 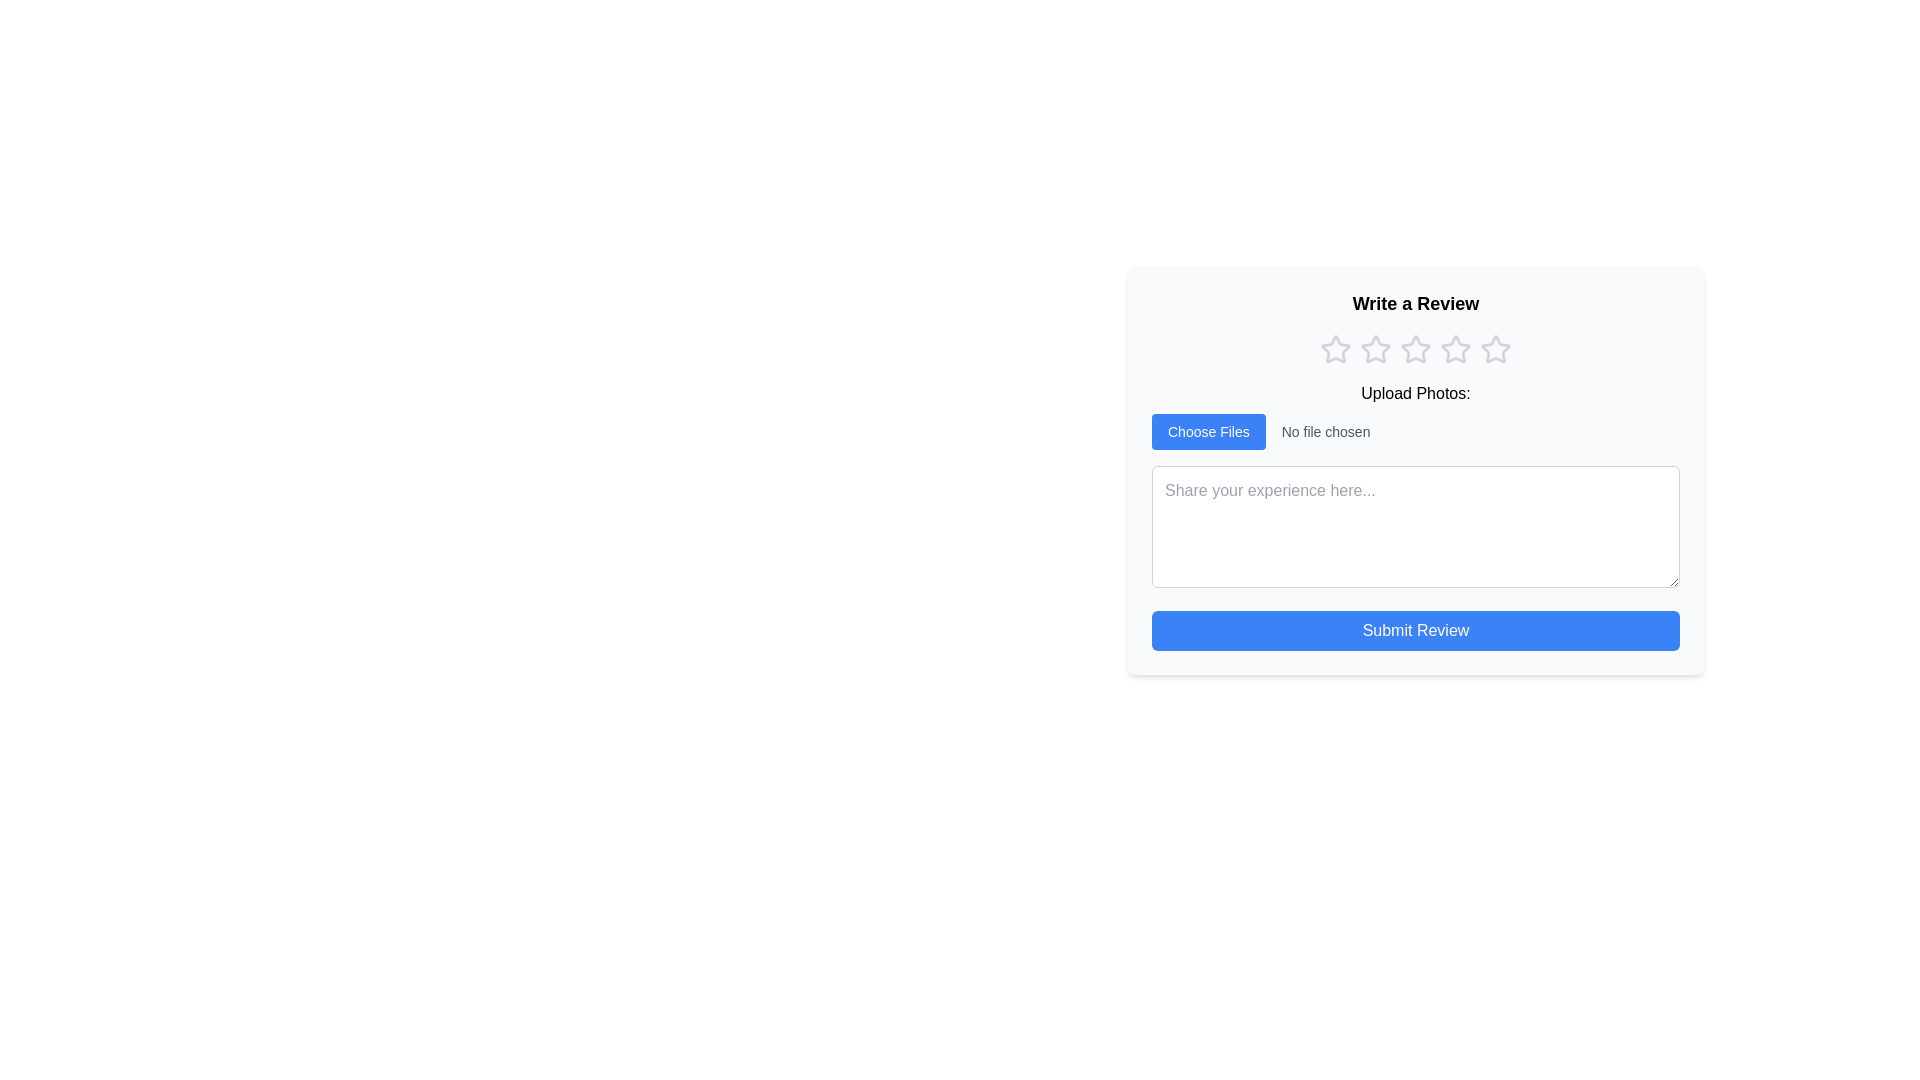 I want to click on the first star icon in the star rating component, so click(x=1335, y=349).